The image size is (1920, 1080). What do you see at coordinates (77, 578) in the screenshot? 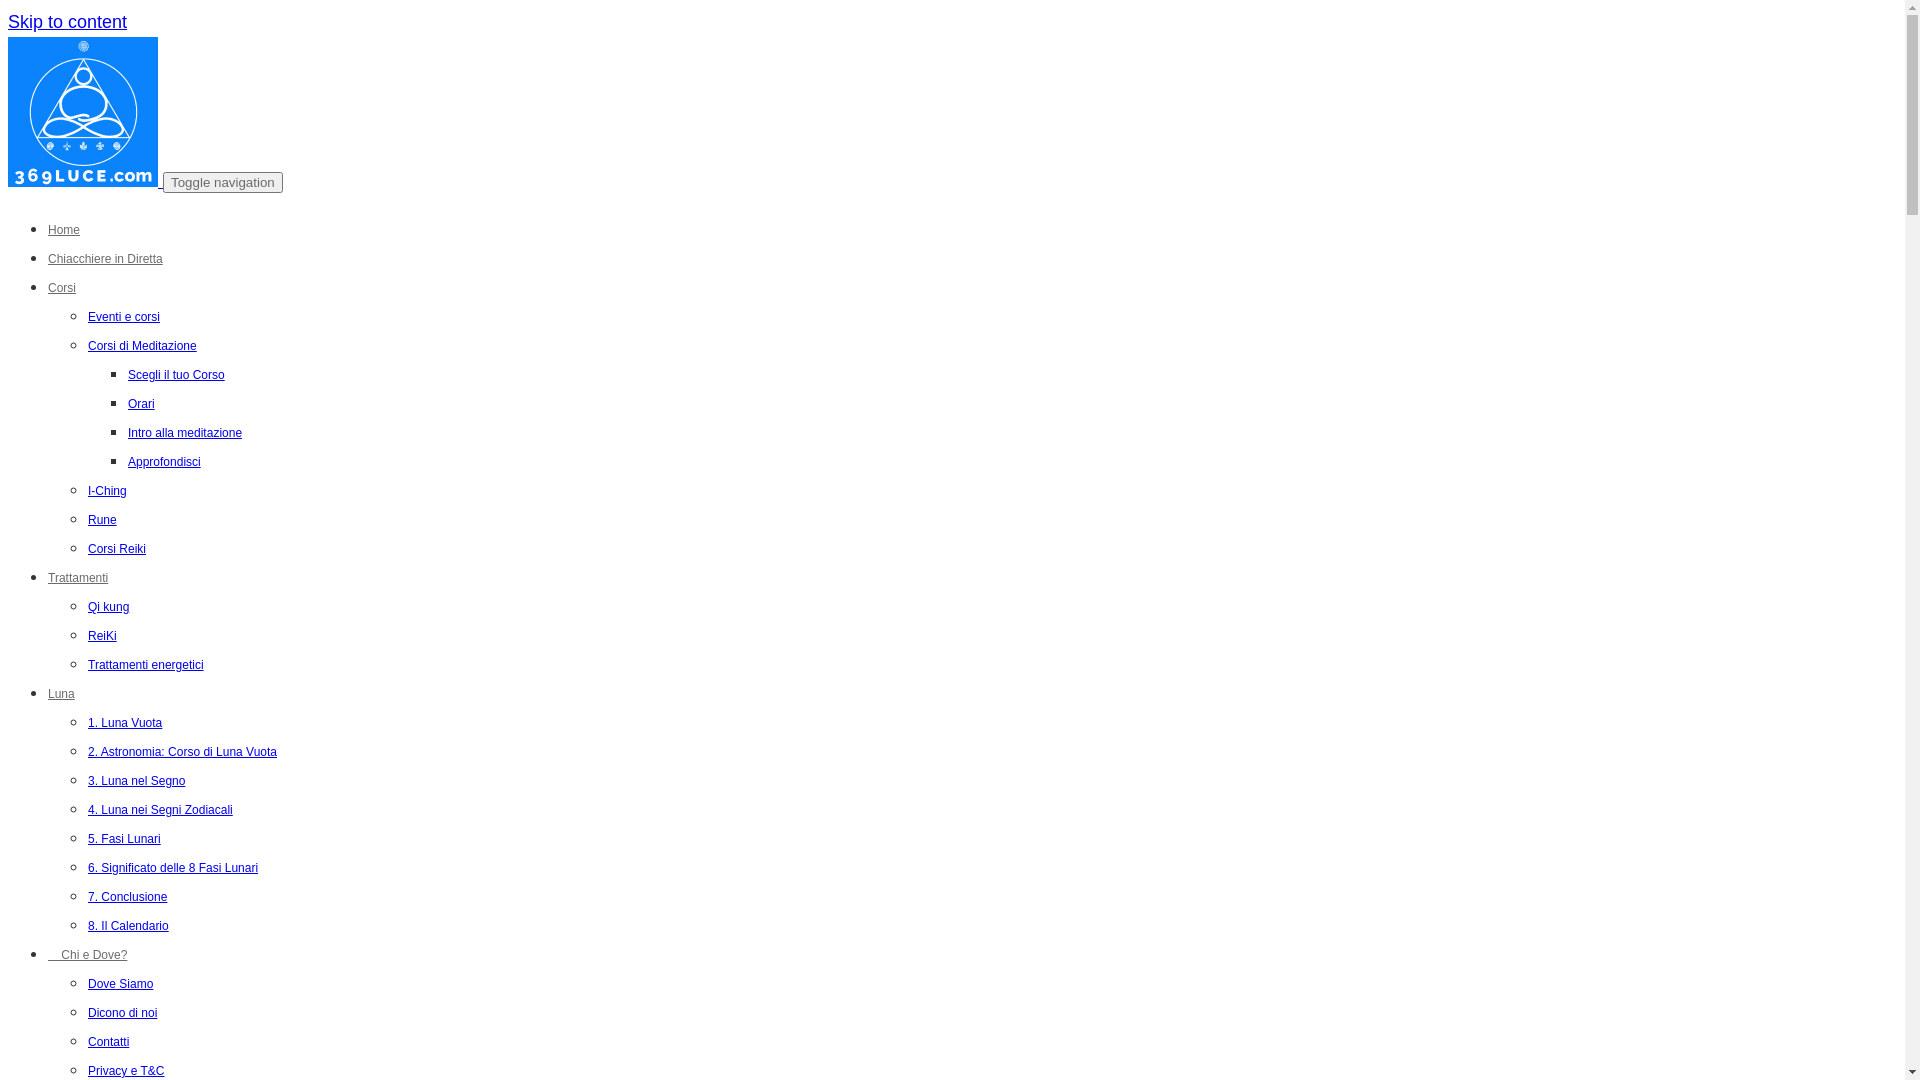
I see `'Trattamenti'` at bounding box center [77, 578].